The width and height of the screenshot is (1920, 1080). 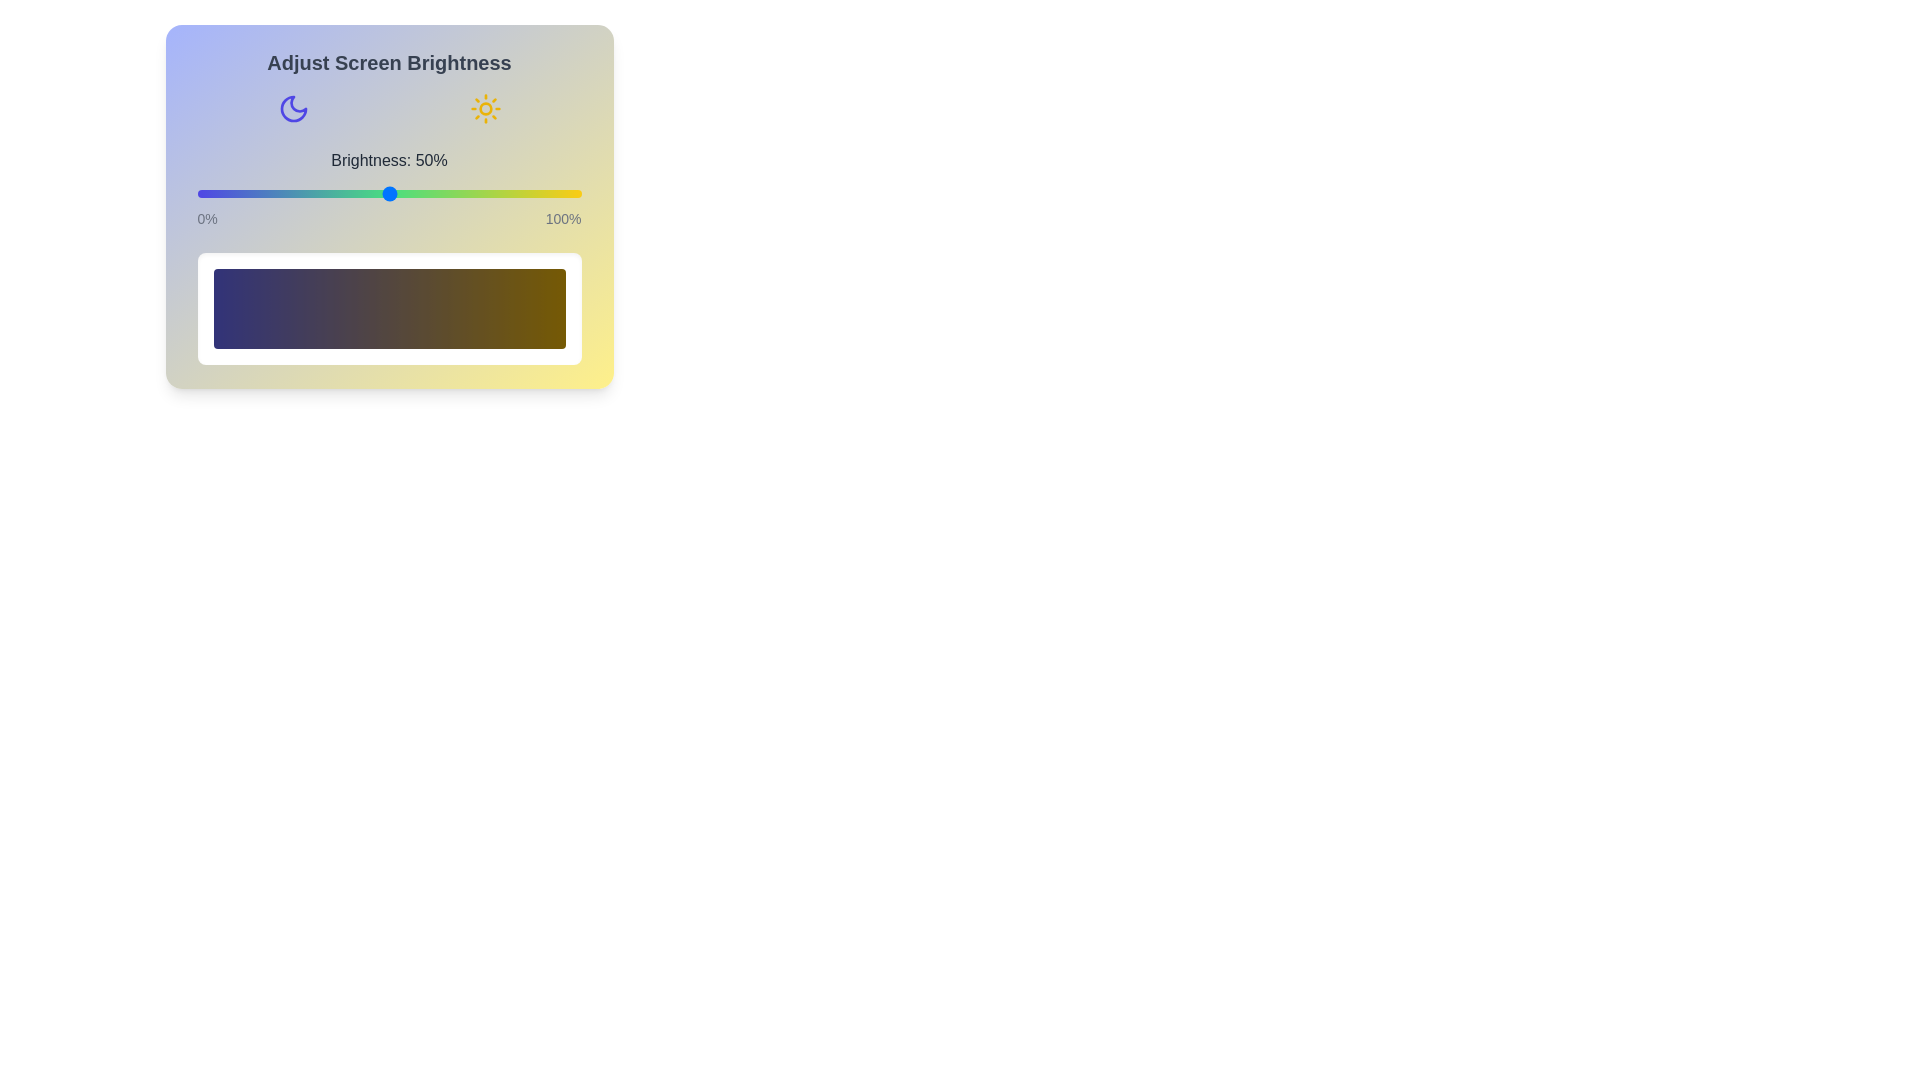 What do you see at coordinates (520, 193) in the screenshot?
I see `the brightness slider to 84%` at bounding box center [520, 193].